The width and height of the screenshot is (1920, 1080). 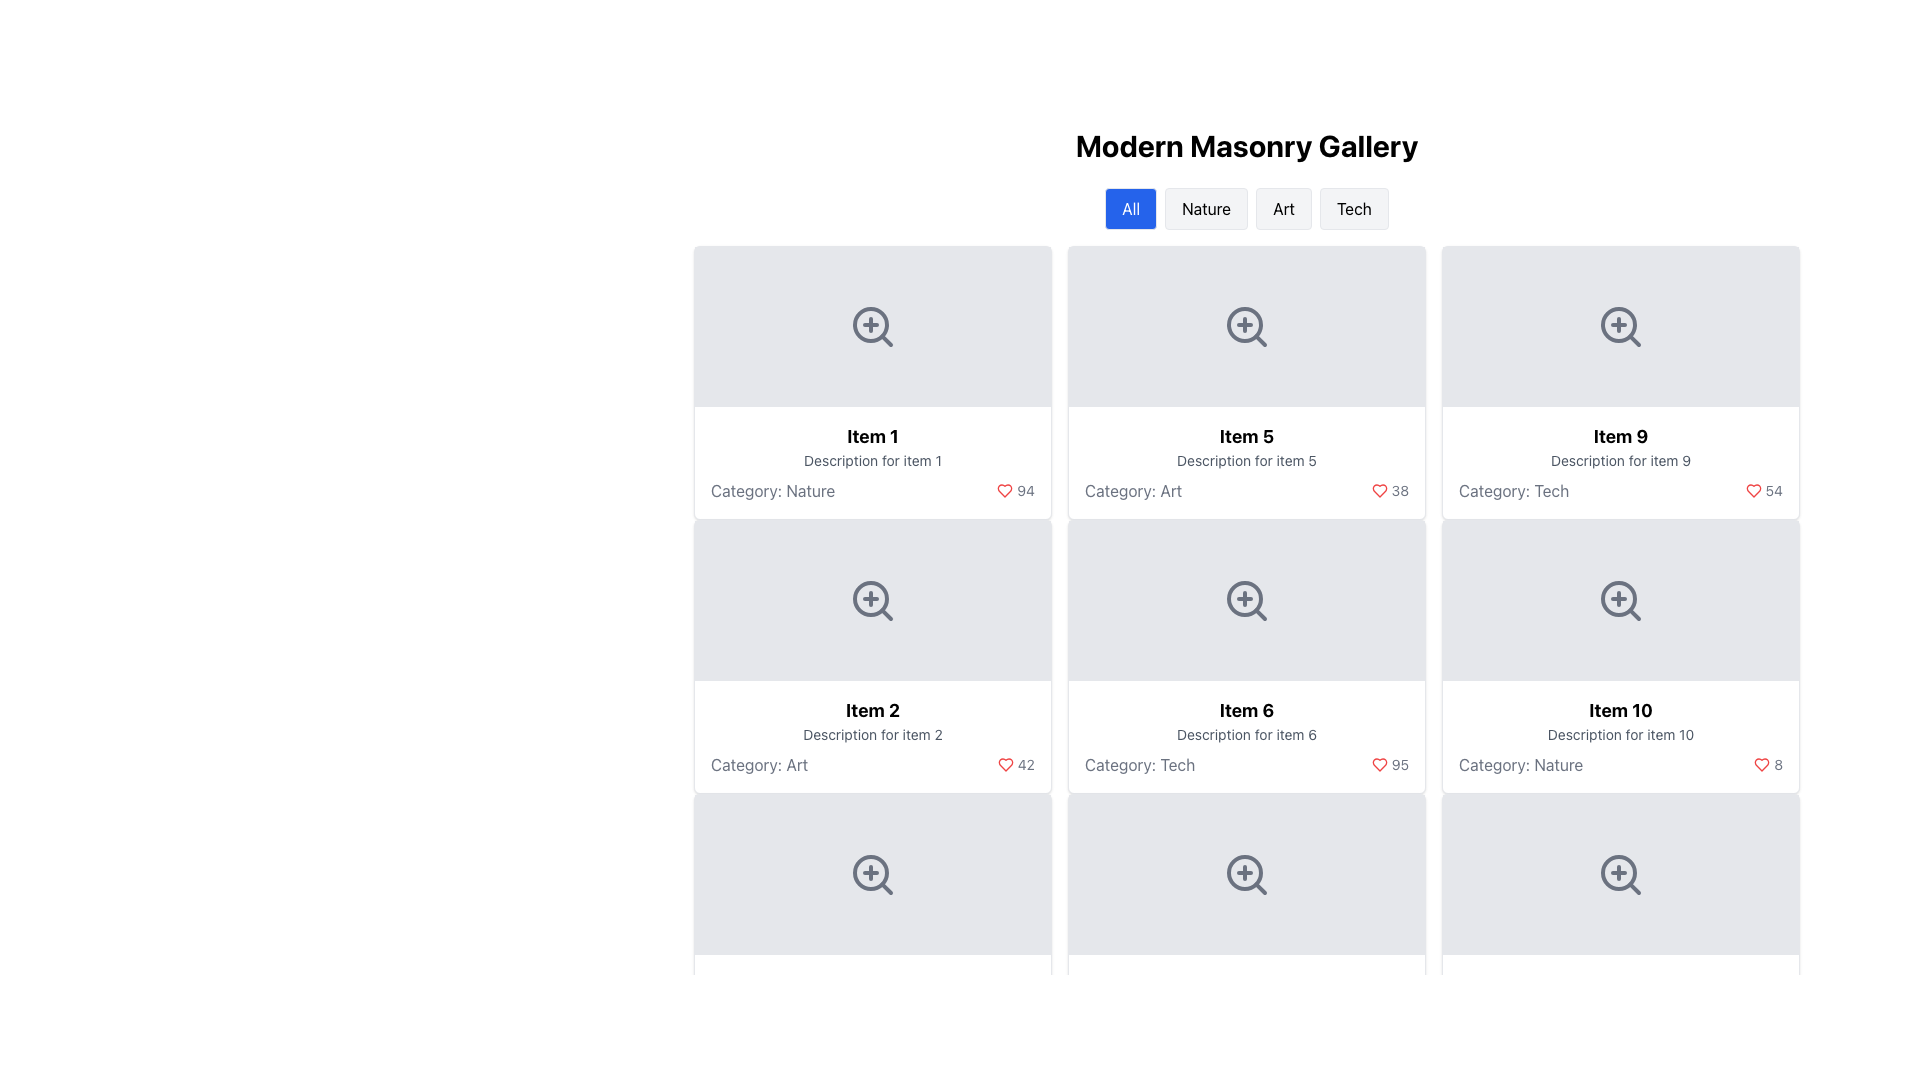 I want to click on the information represented by the heart icon displaying the number of likes or favorites on the 'Item 2' card in the bottom right corner under the 'Category: Art' text, so click(x=1016, y=764).